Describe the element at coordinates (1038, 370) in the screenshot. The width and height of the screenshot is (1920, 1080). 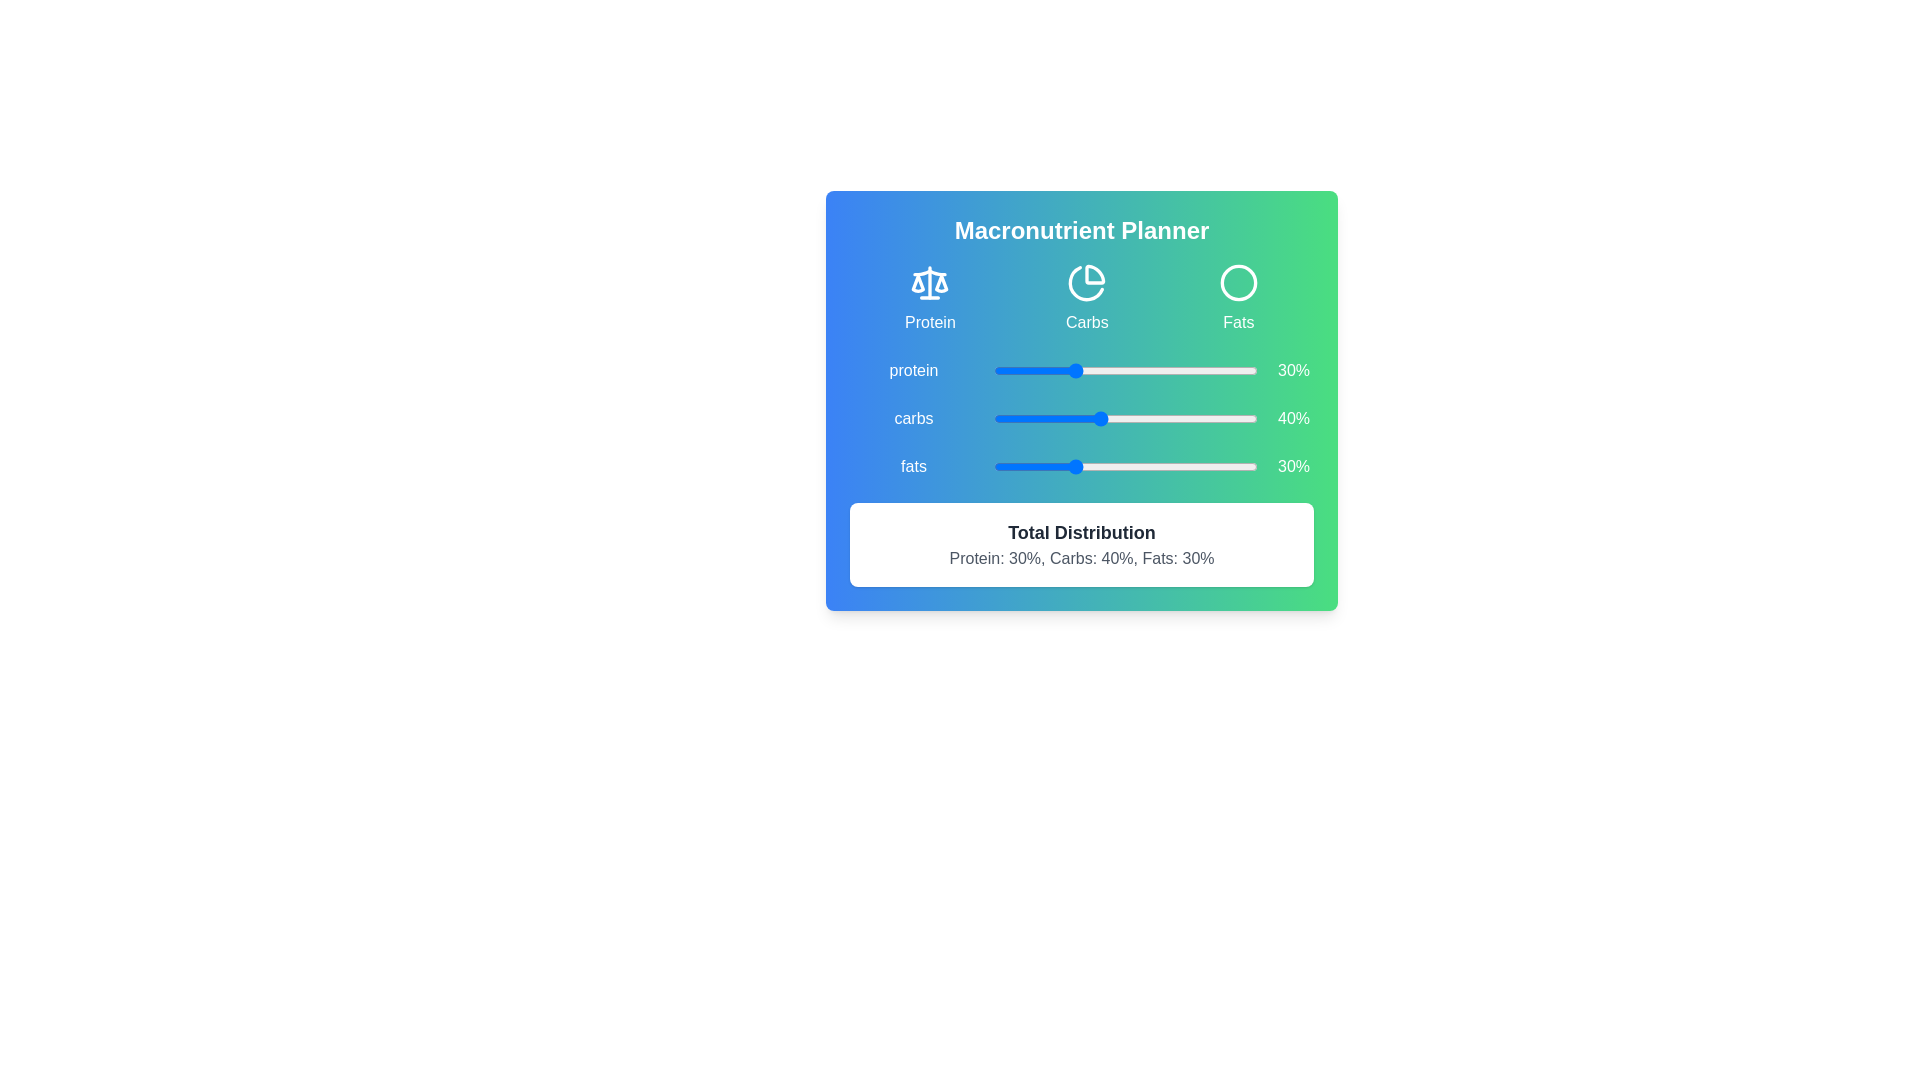
I see `the protein percentage` at that location.